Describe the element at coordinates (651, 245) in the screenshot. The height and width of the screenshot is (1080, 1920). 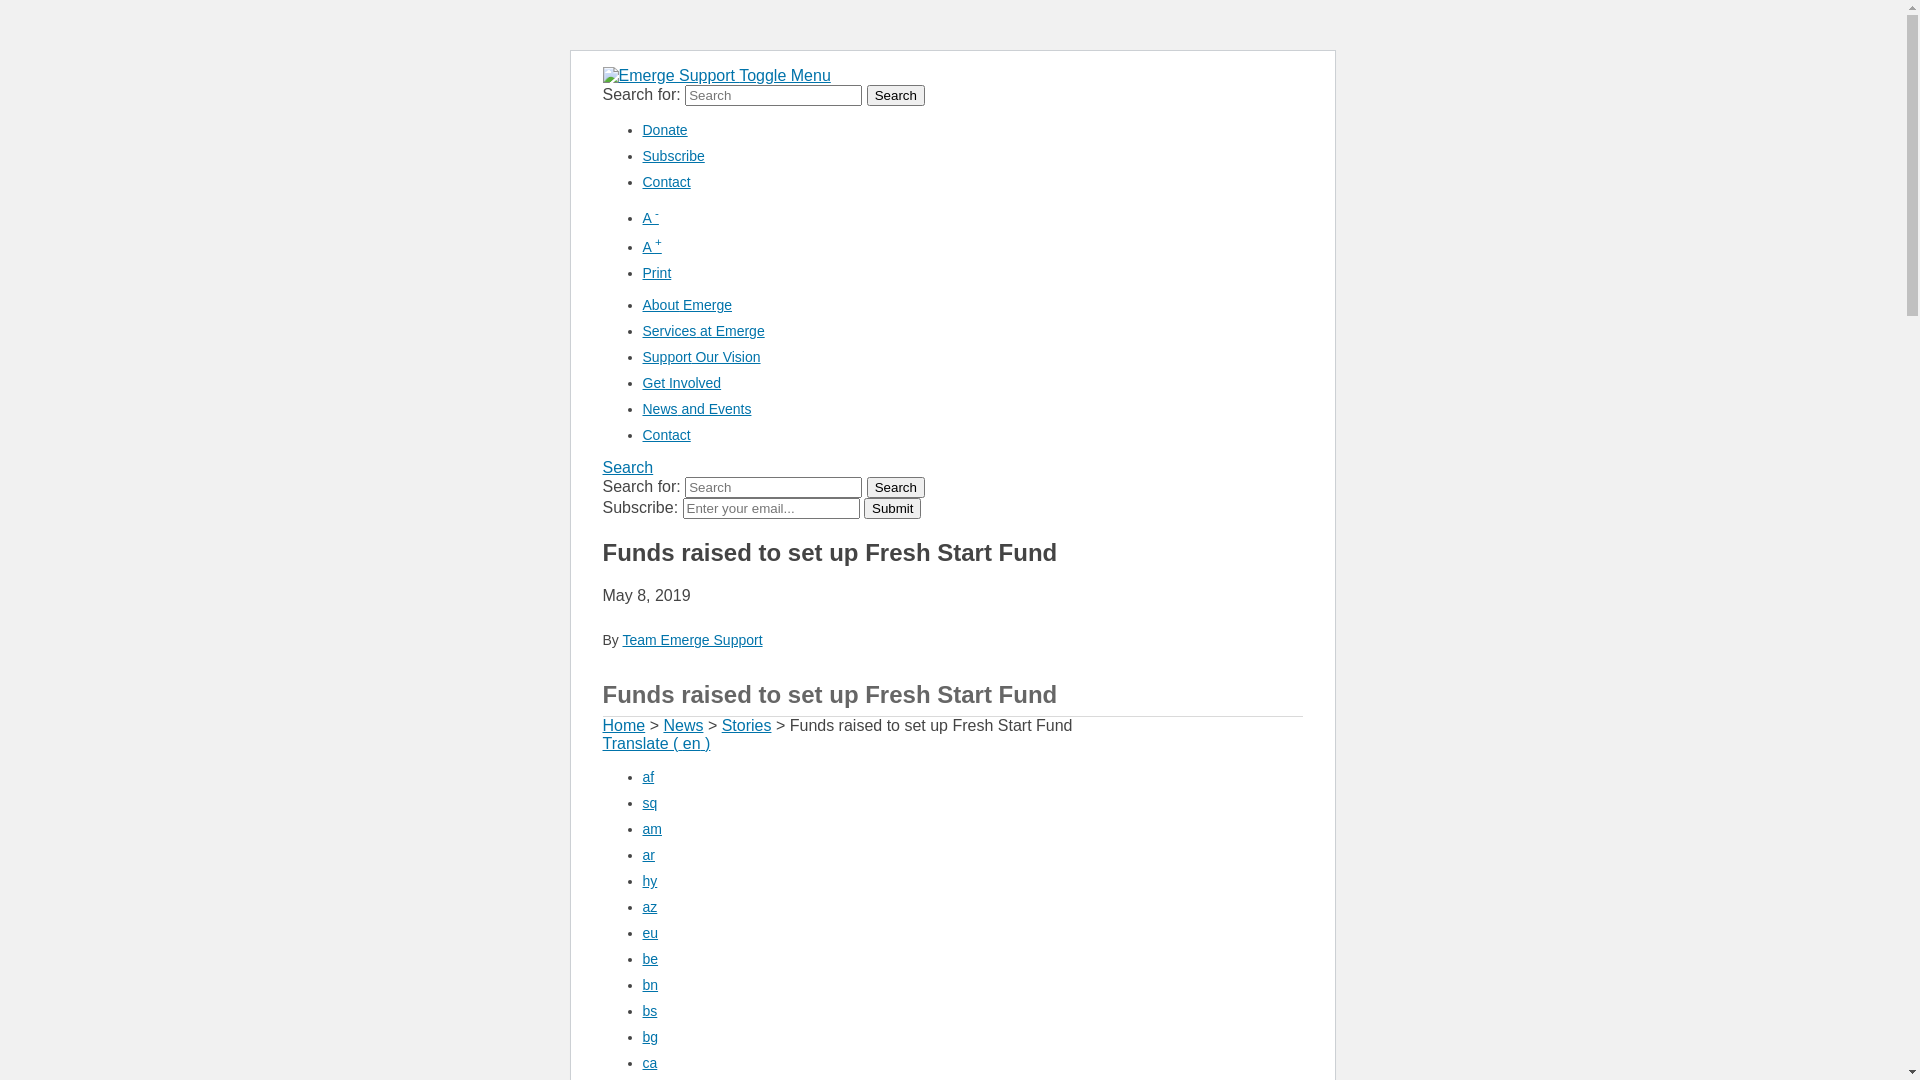
I see `'A +'` at that location.